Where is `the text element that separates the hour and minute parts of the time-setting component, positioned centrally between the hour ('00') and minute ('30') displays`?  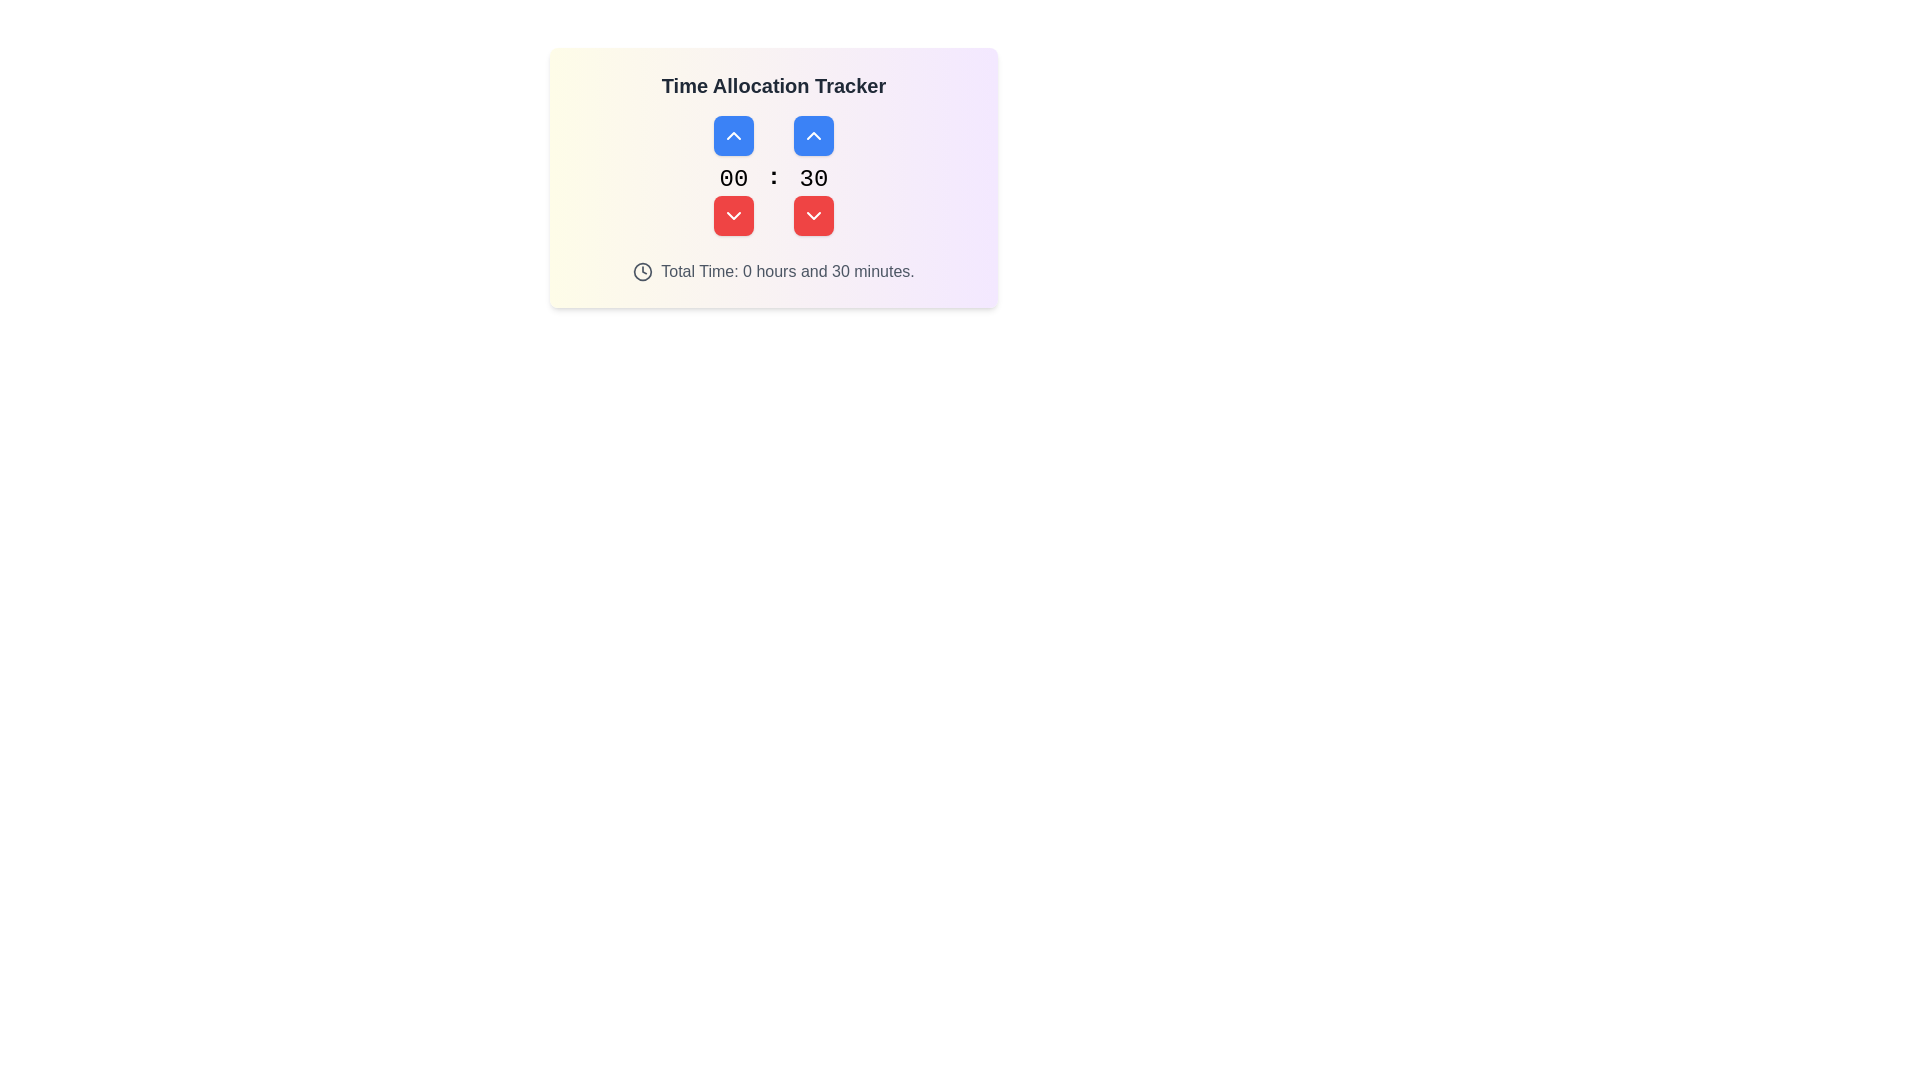
the text element that separates the hour and minute parts of the time-setting component, positioned centrally between the hour ('00') and minute ('30') displays is located at coordinates (772, 175).